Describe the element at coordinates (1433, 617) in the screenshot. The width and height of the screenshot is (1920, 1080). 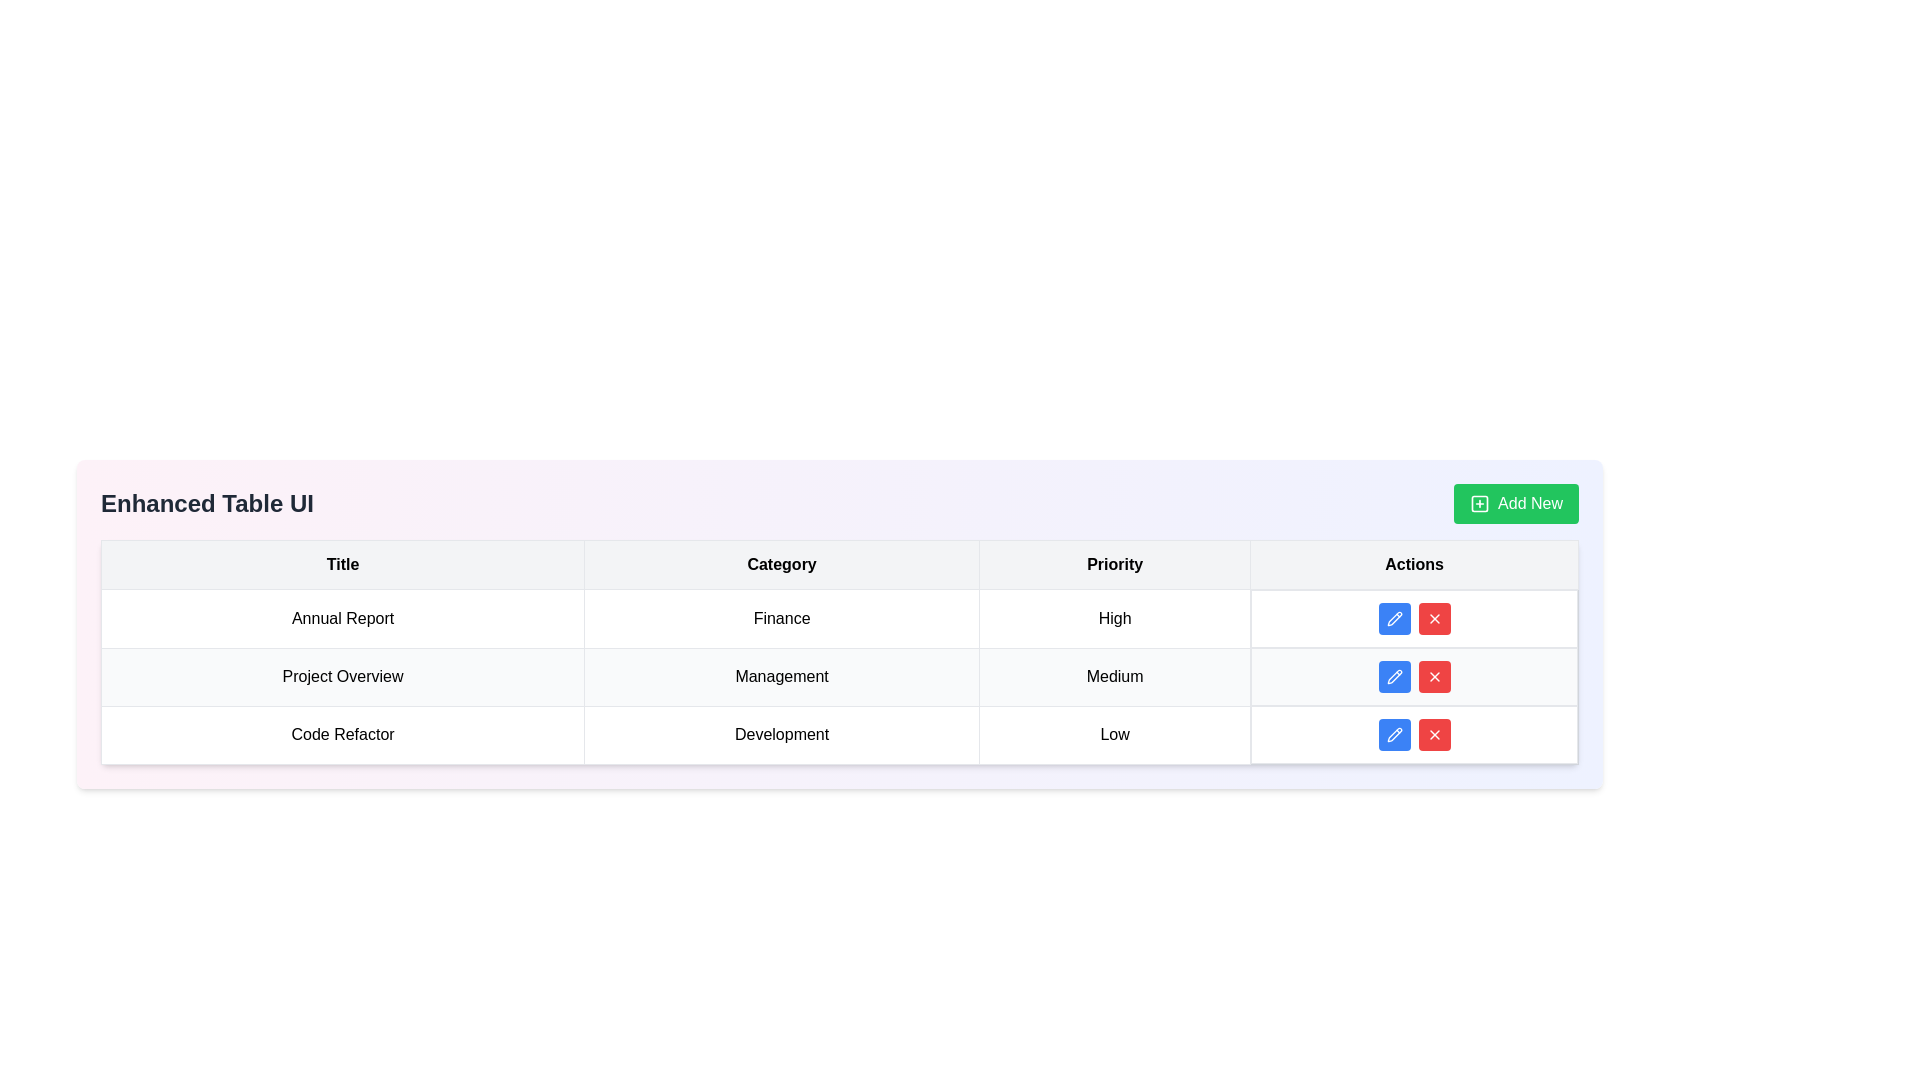
I see `the button with a red background, white text, and an 'X' icon, which is the third button in the 'Actions' column under 'Priority: High'` at that location.